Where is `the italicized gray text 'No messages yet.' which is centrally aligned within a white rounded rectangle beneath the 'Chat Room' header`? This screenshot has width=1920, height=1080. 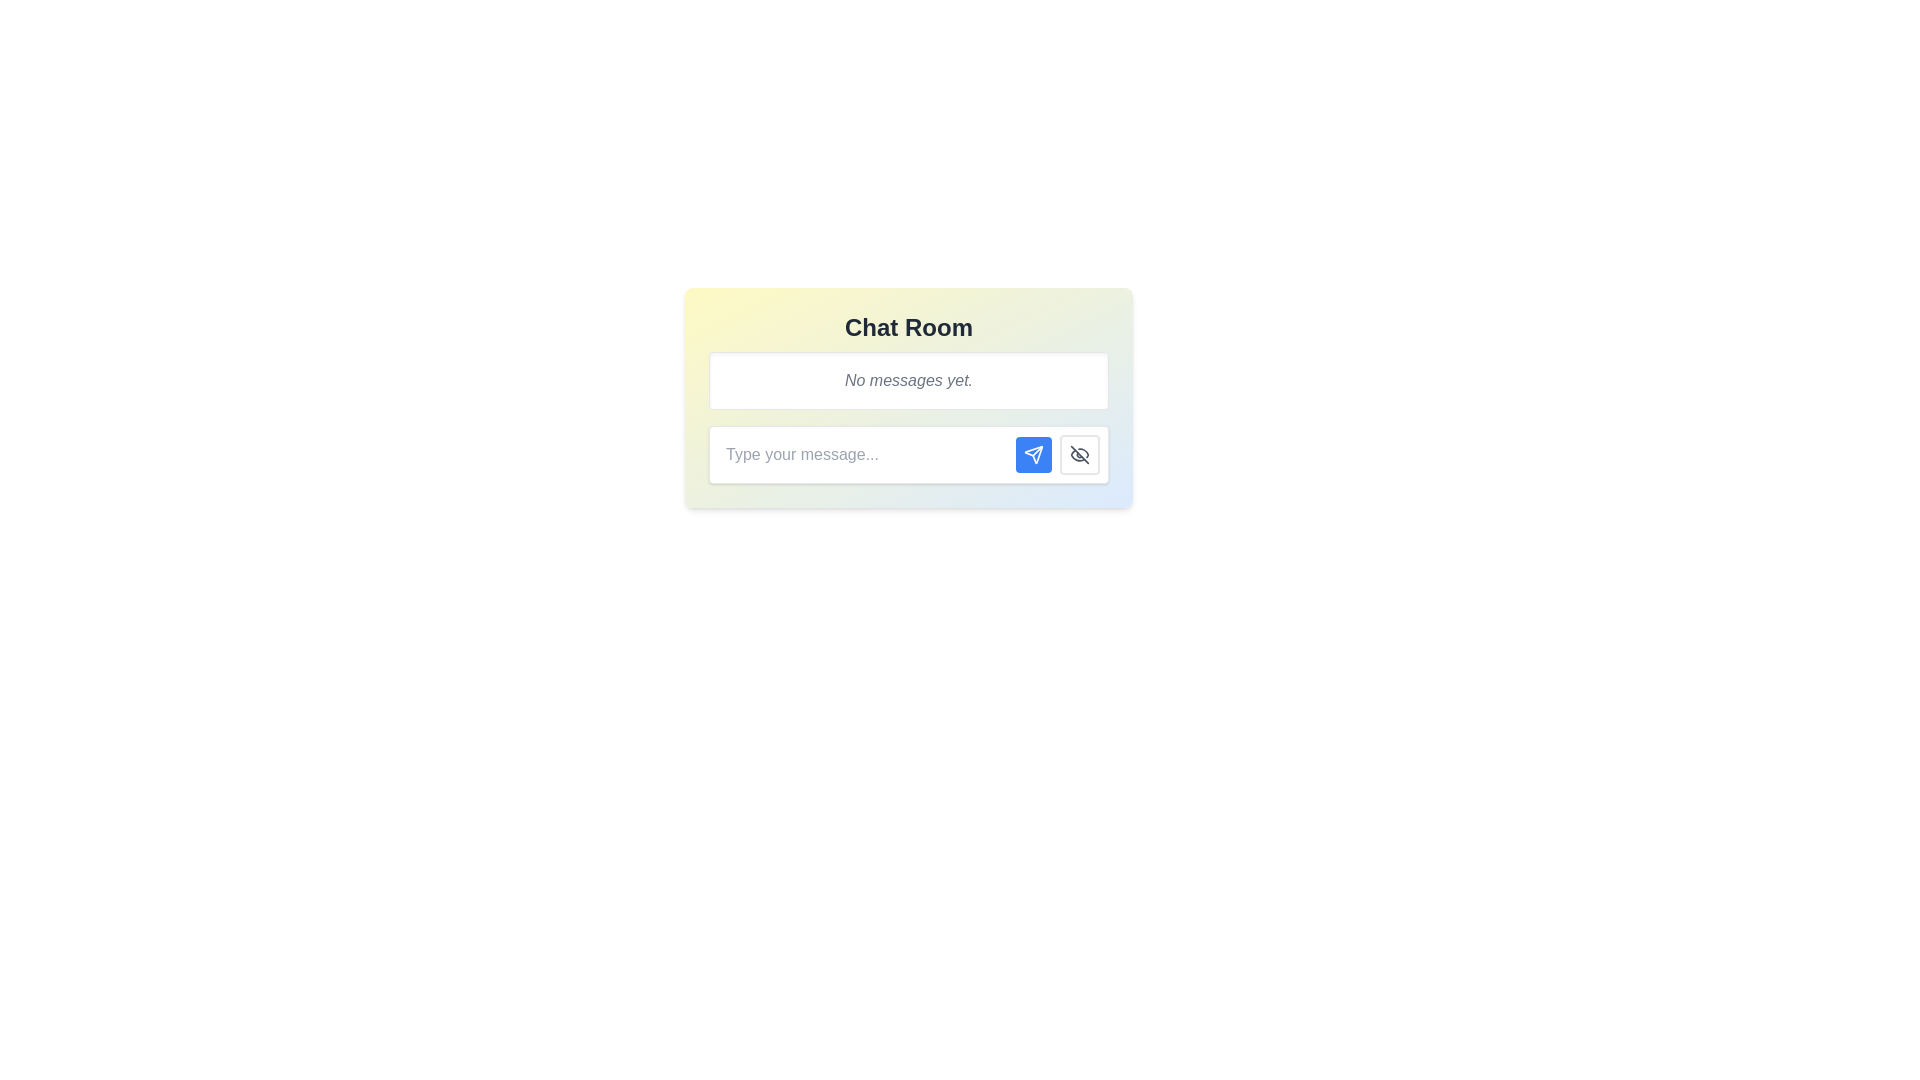
the italicized gray text 'No messages yet.' which is centrally aligned within a white rounded rectangle beneath the 'Chat Room' header is located at coordinates (907, 380).